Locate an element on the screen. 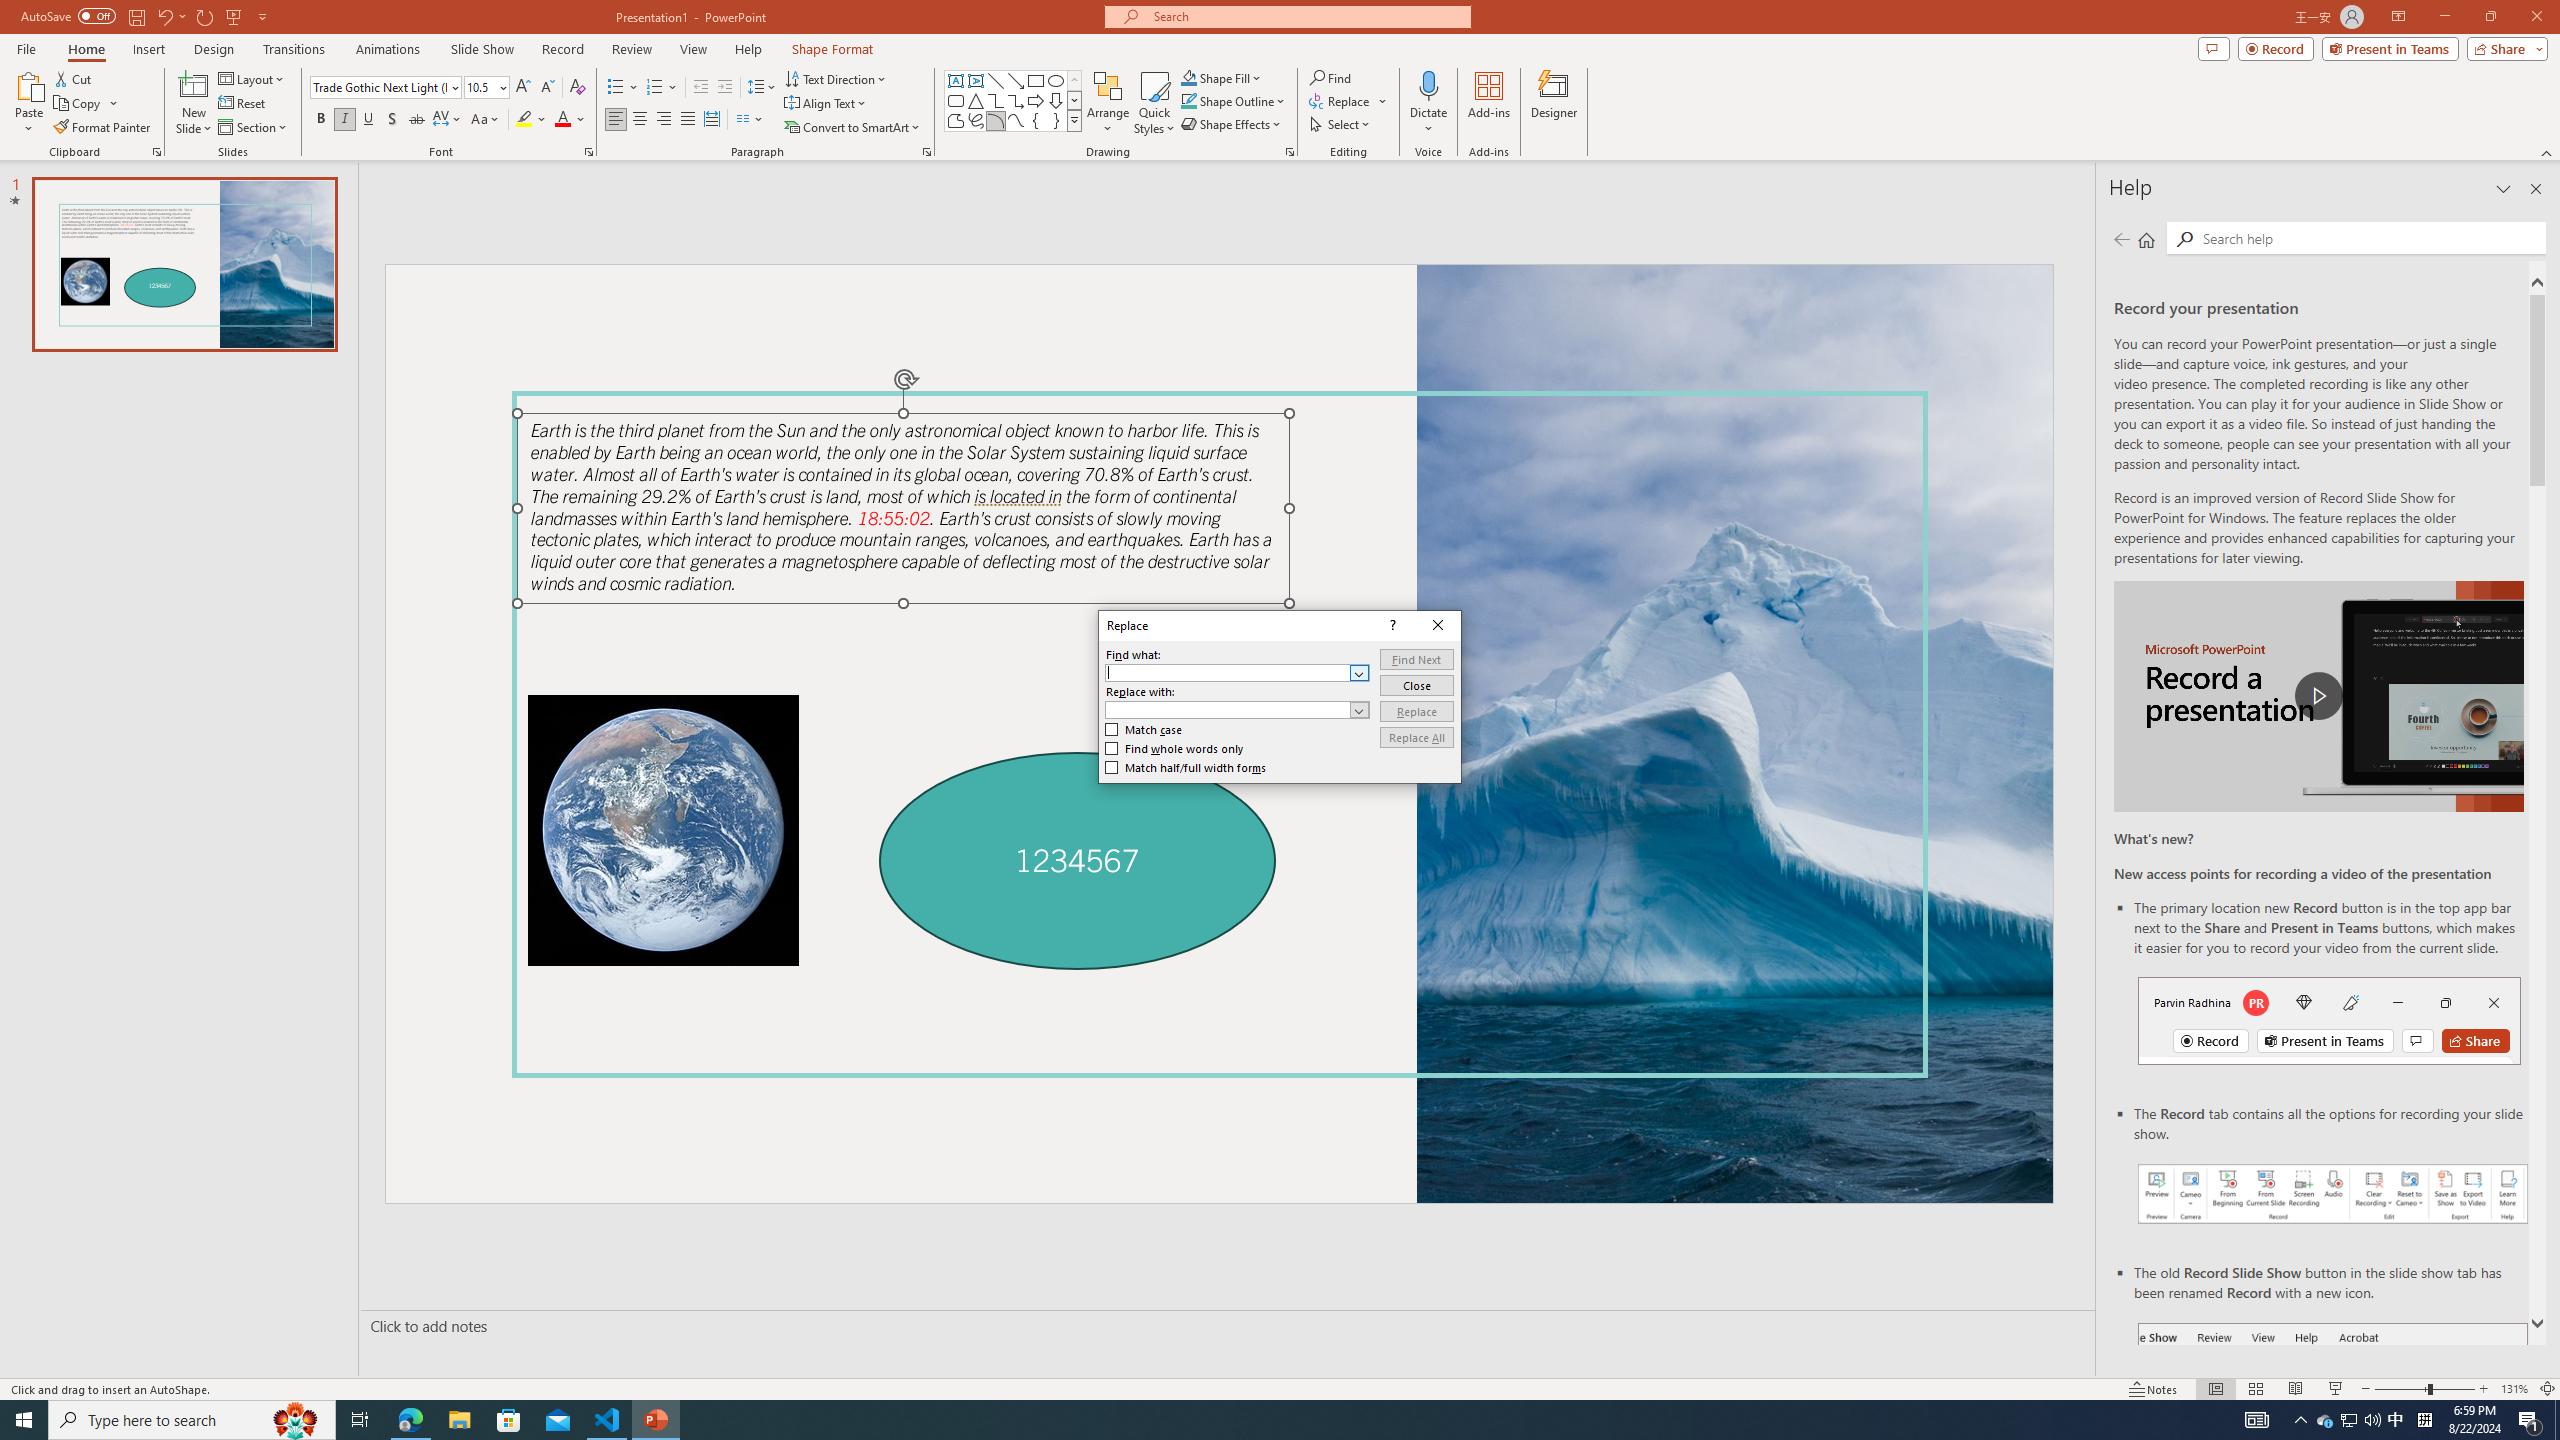  'Arrange' is located at coordinates (1108, 103).